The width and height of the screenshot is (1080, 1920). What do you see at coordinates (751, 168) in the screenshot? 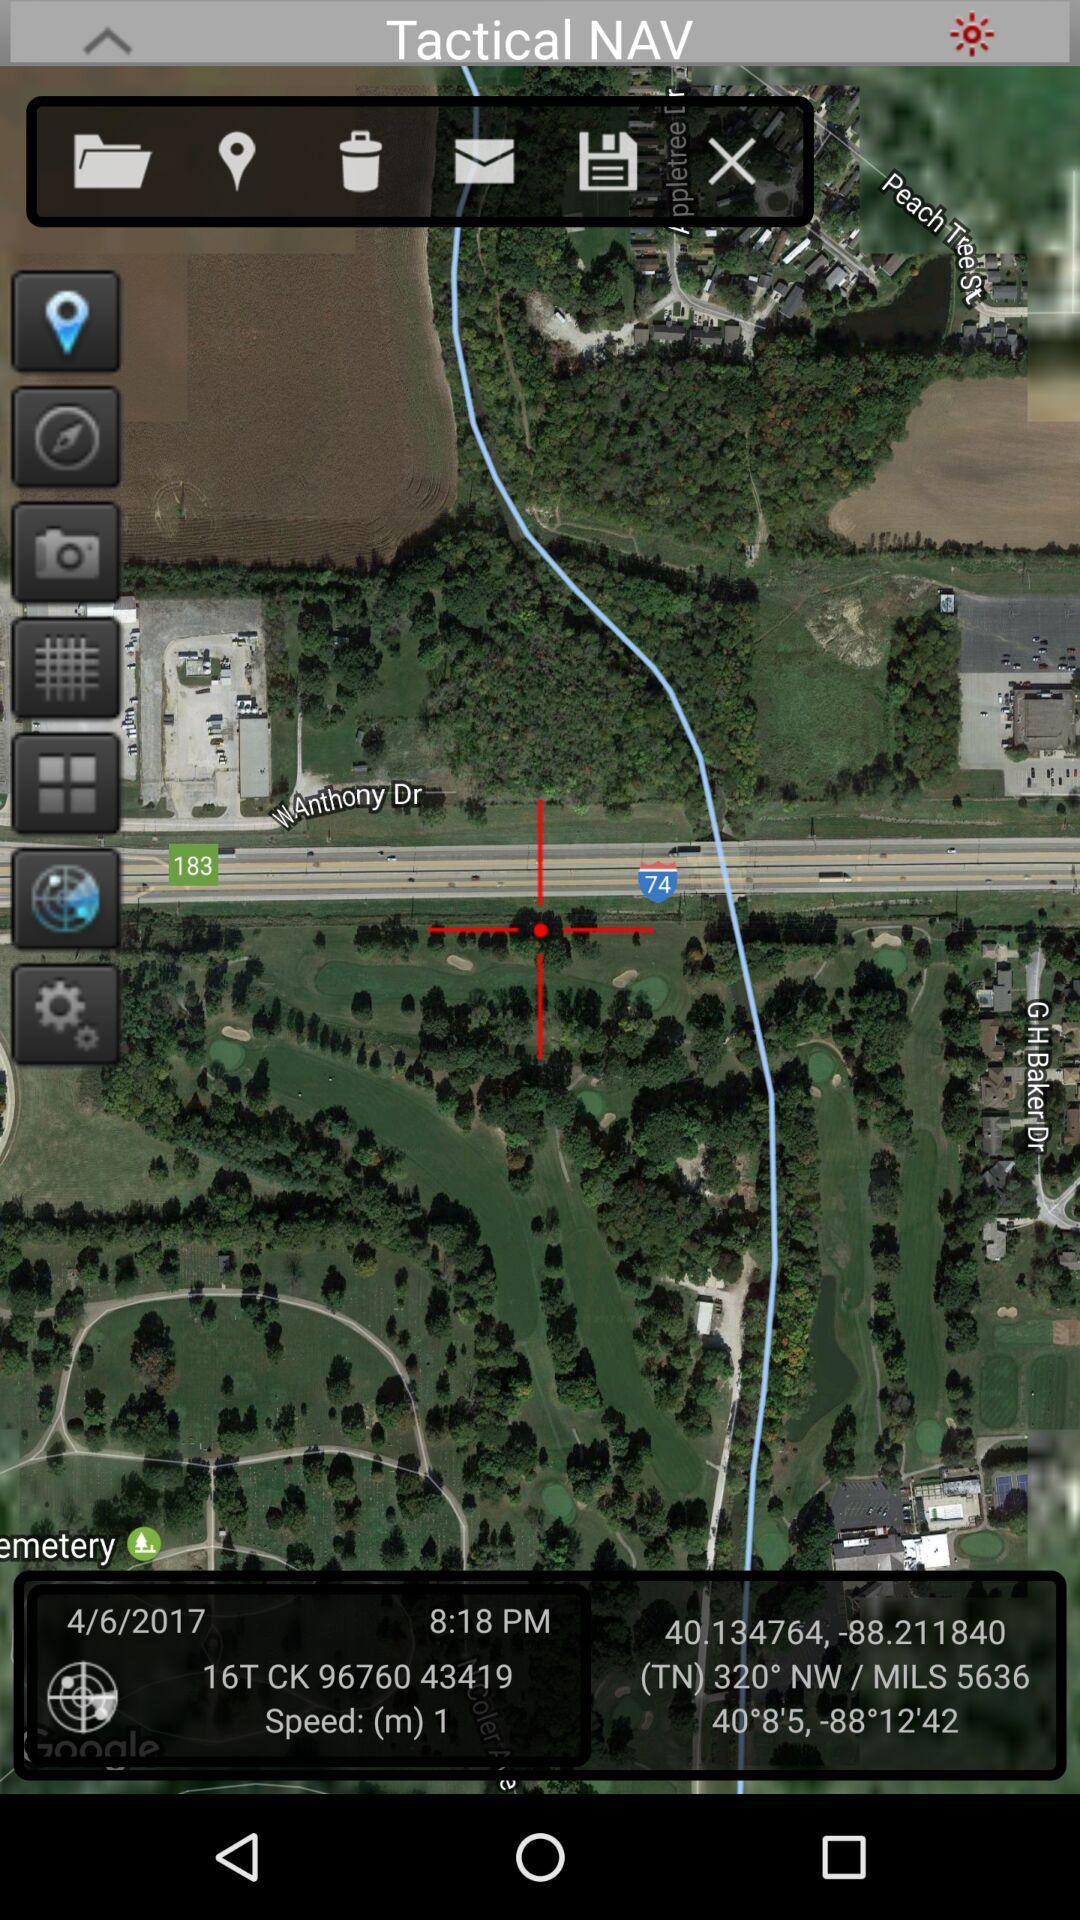
I see `the close icon` at bounding box center [751, 168].